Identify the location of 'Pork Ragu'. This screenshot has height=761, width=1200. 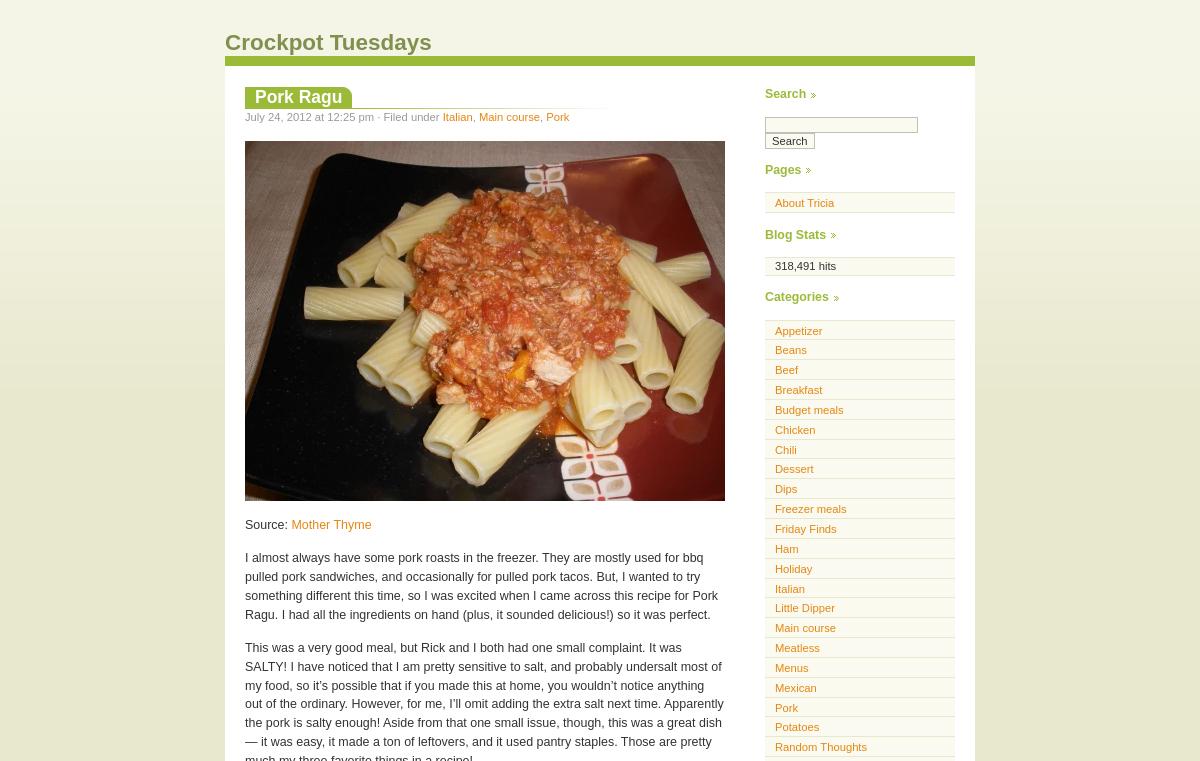
(254, 95).